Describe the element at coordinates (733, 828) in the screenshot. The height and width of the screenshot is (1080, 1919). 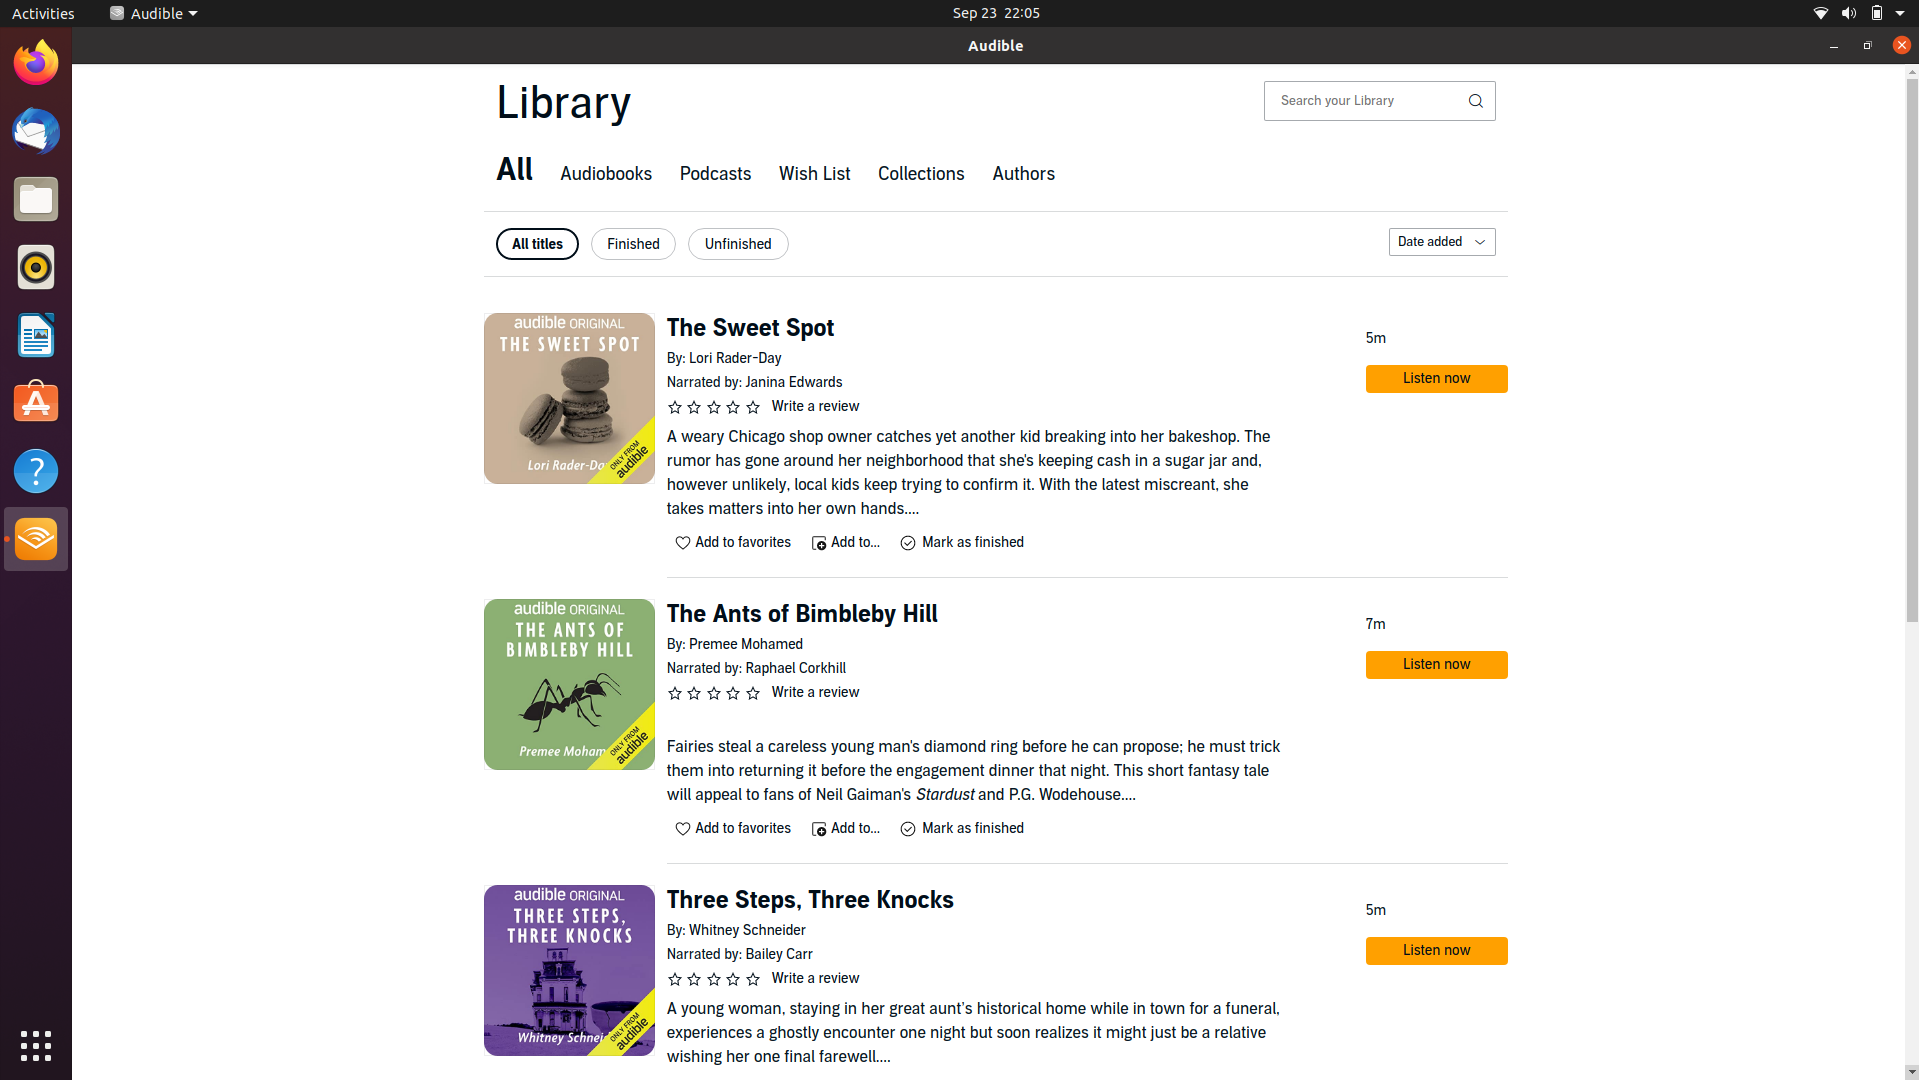
I see `Mark "Ants of Bimbleby Hill" as favourite` at that location.